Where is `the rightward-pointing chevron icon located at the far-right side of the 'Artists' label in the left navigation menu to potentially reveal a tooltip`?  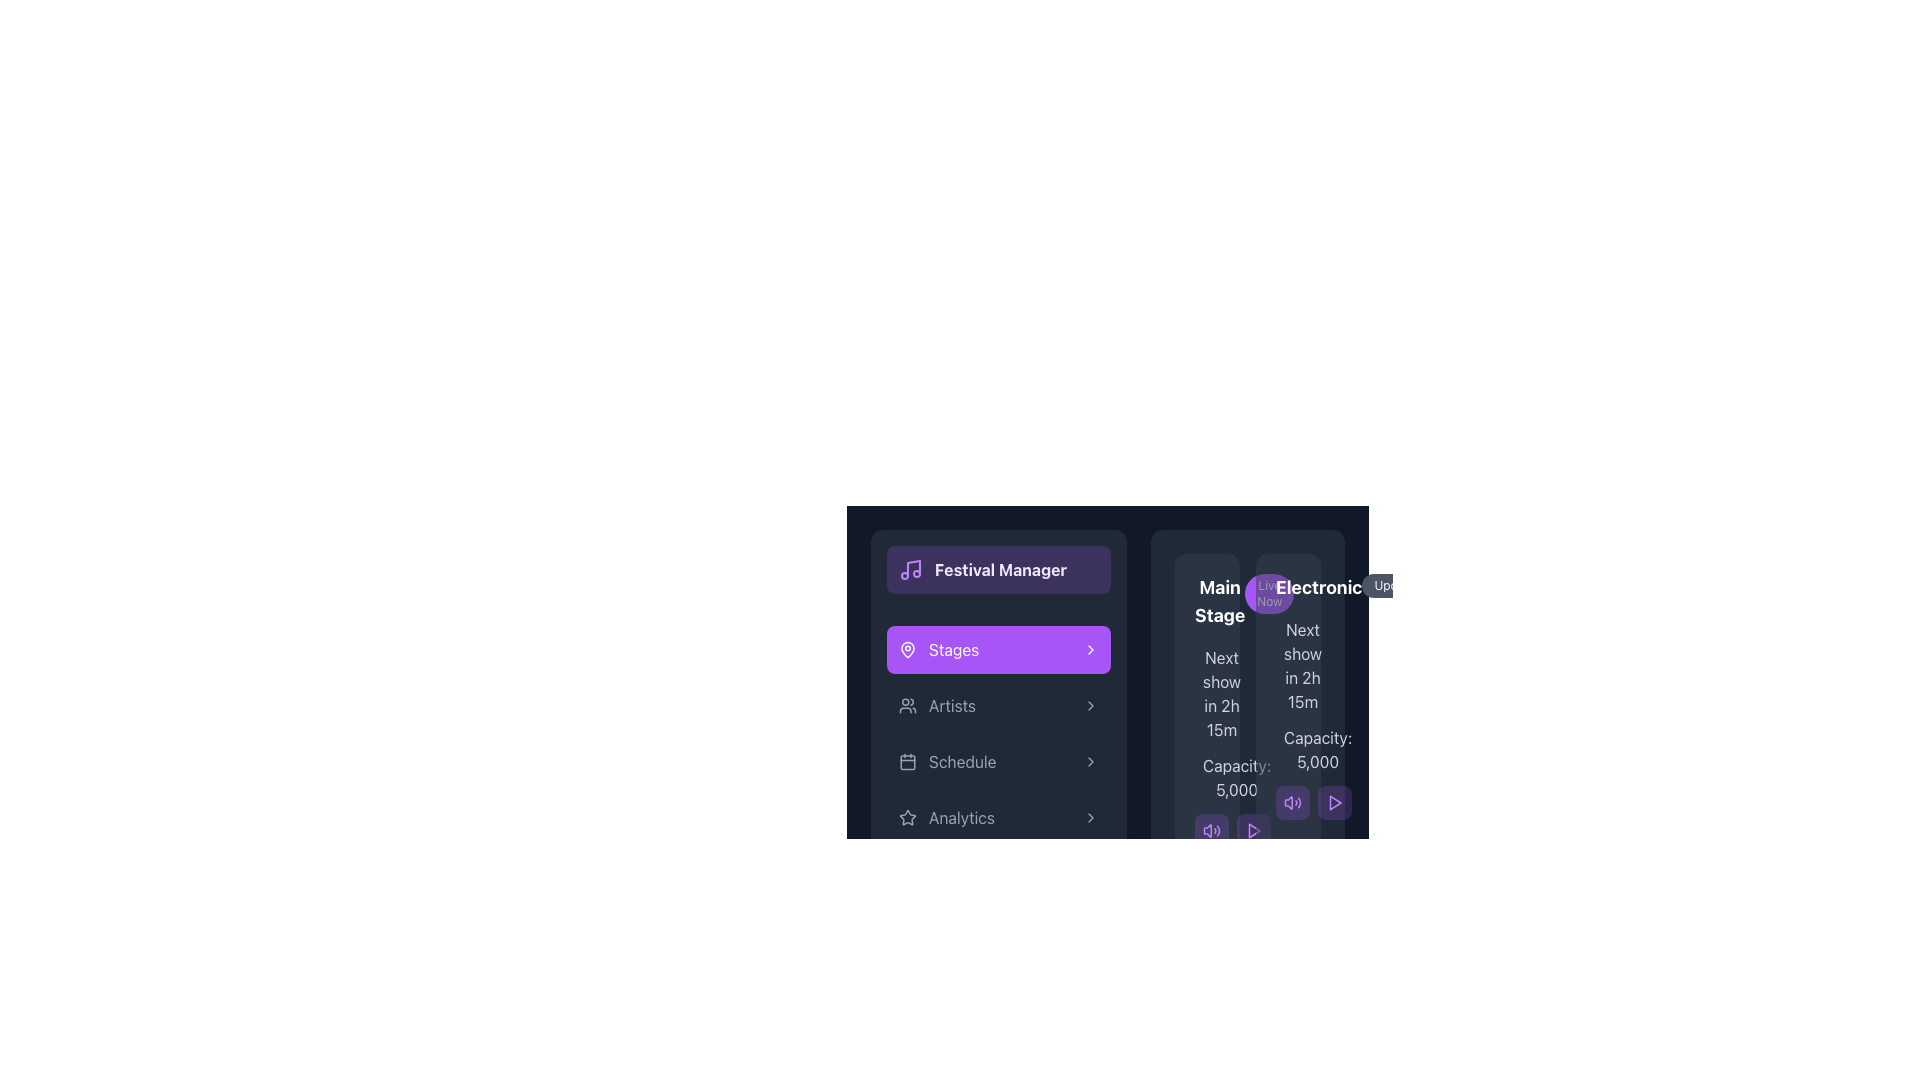 the rightward-pointing chevron icon located at the far-right side of the 'Artists' label in the left navigation menu to potentially reveal a tooltip is located at coordinates (1089, 704).